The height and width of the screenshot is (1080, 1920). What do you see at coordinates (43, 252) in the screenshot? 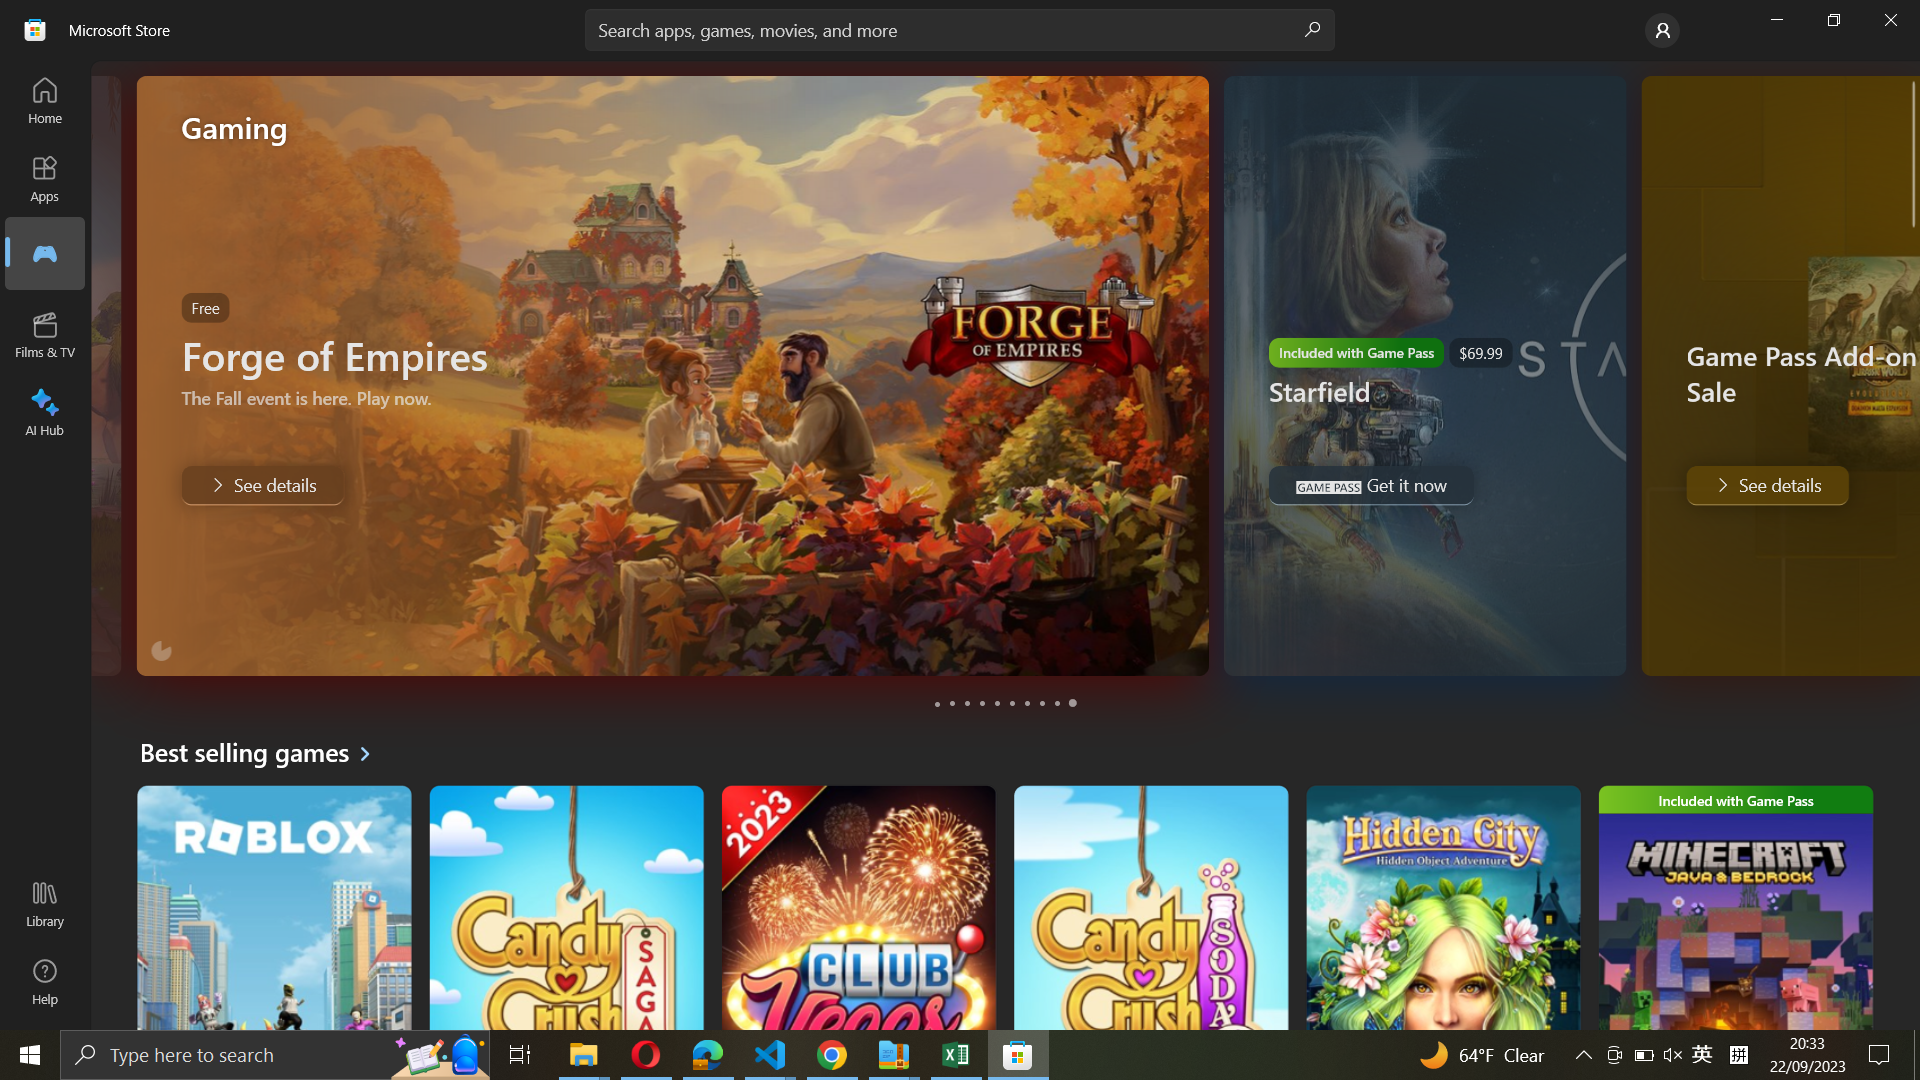
I see `Films & TV tab from the main menu` at bounding box center [43, 252].